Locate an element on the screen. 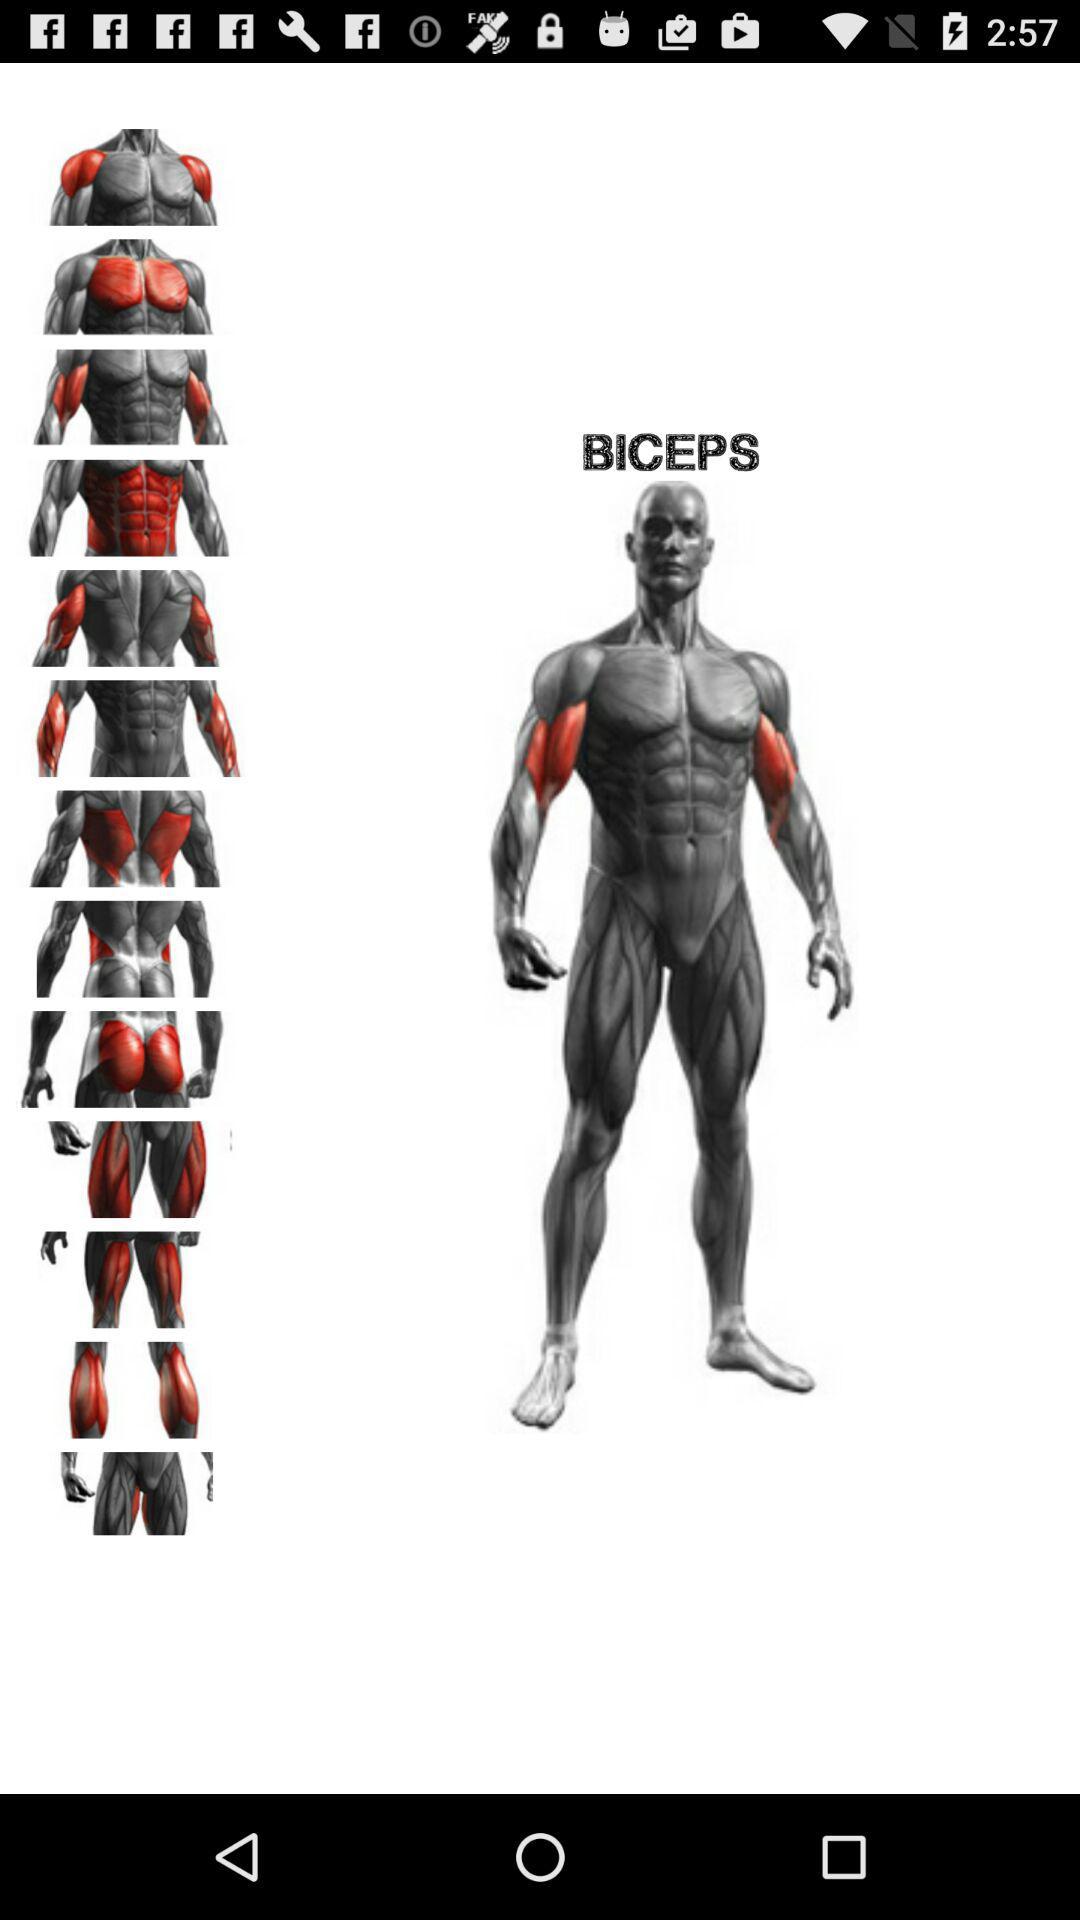  target muscle group to work on is located at coordinates (131, 501).